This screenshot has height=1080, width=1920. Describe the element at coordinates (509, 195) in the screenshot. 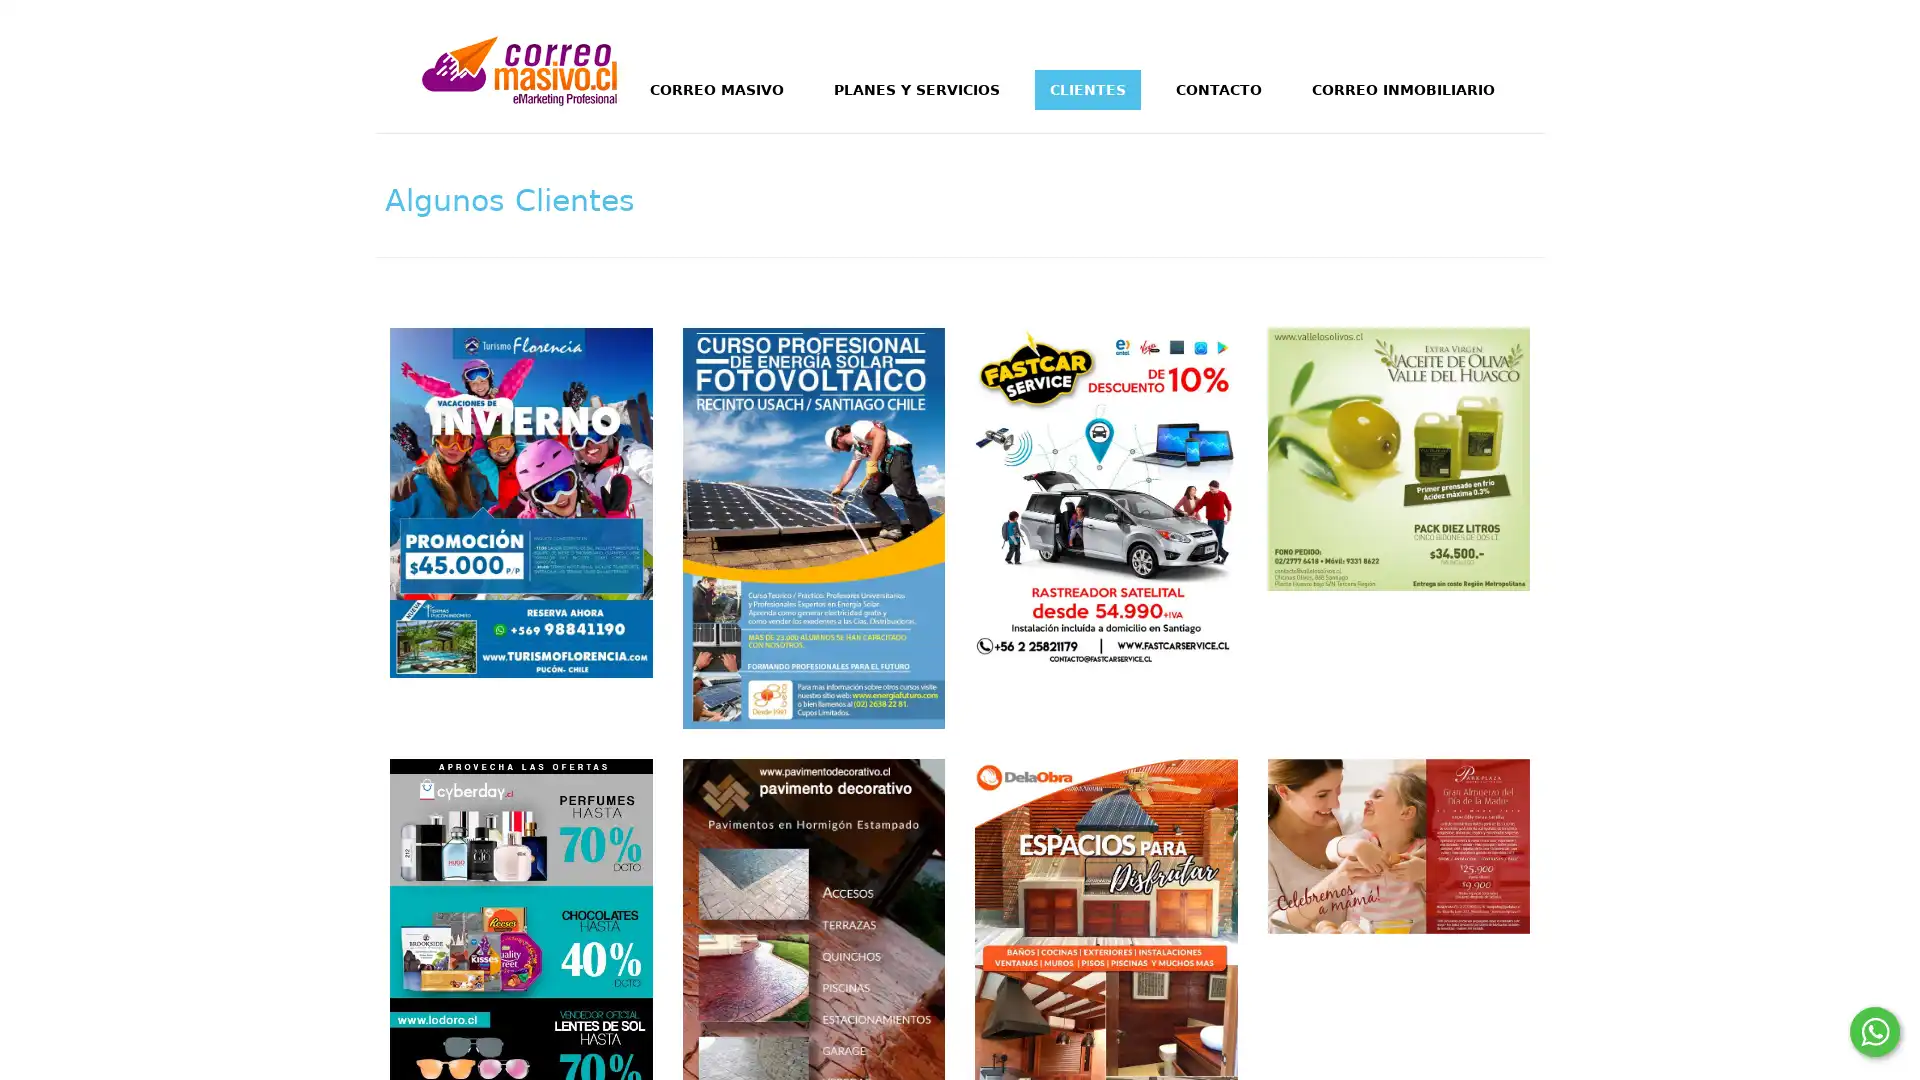

I see `Algunos Clientes` at that location.